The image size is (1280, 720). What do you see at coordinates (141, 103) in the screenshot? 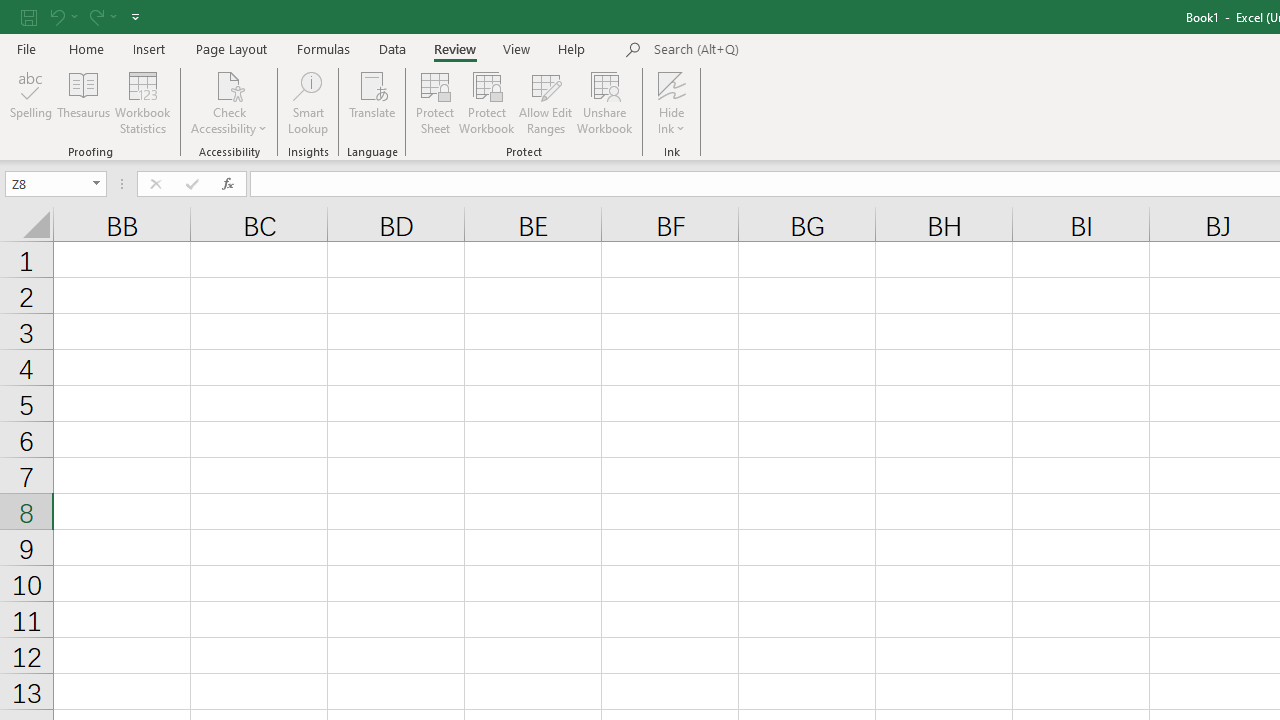
I see `'Workbook Statistics'` at bounding box center [141, 103].